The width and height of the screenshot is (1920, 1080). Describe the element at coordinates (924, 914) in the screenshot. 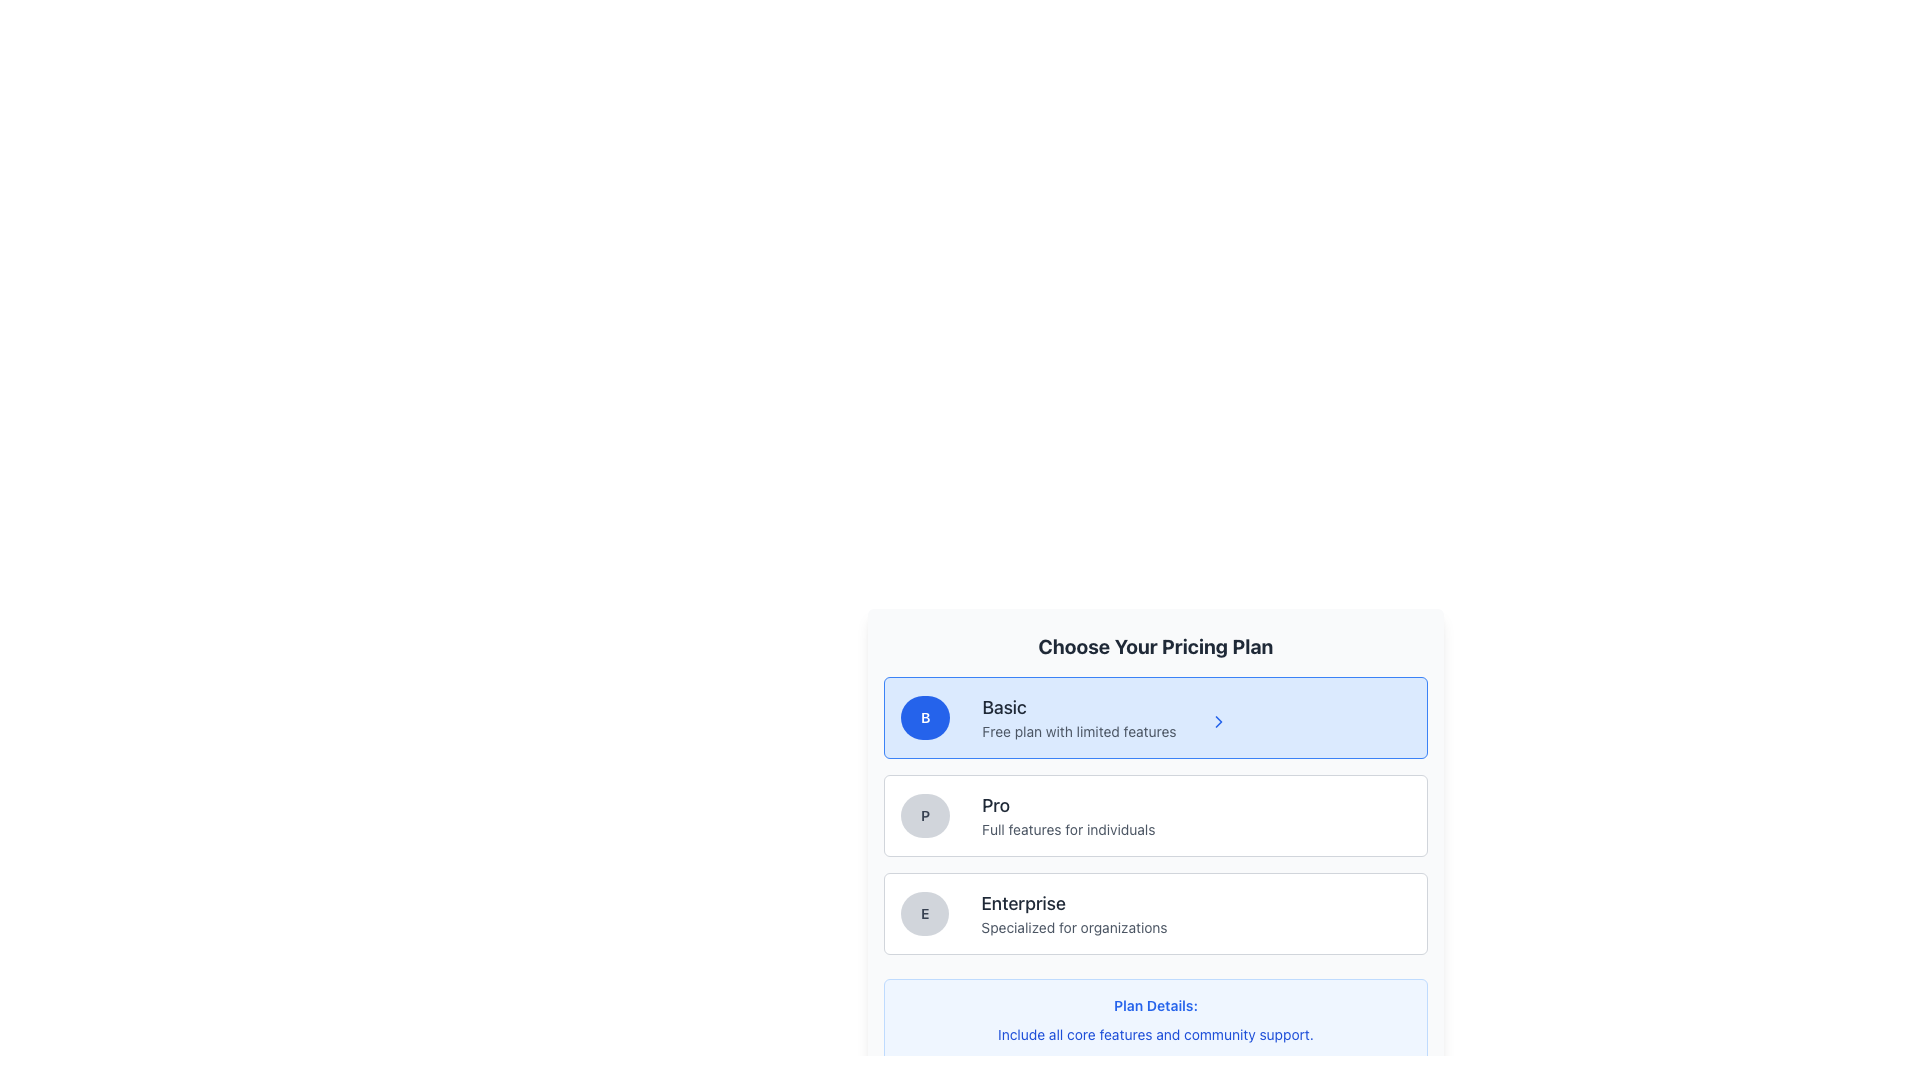

I see `the 'Enterprise' plan Badge located on the pricing plan selection interface, identified by its position at the leftmost side of the third option, next to the text 'Enterprise Specialized for organizations'` at that location.